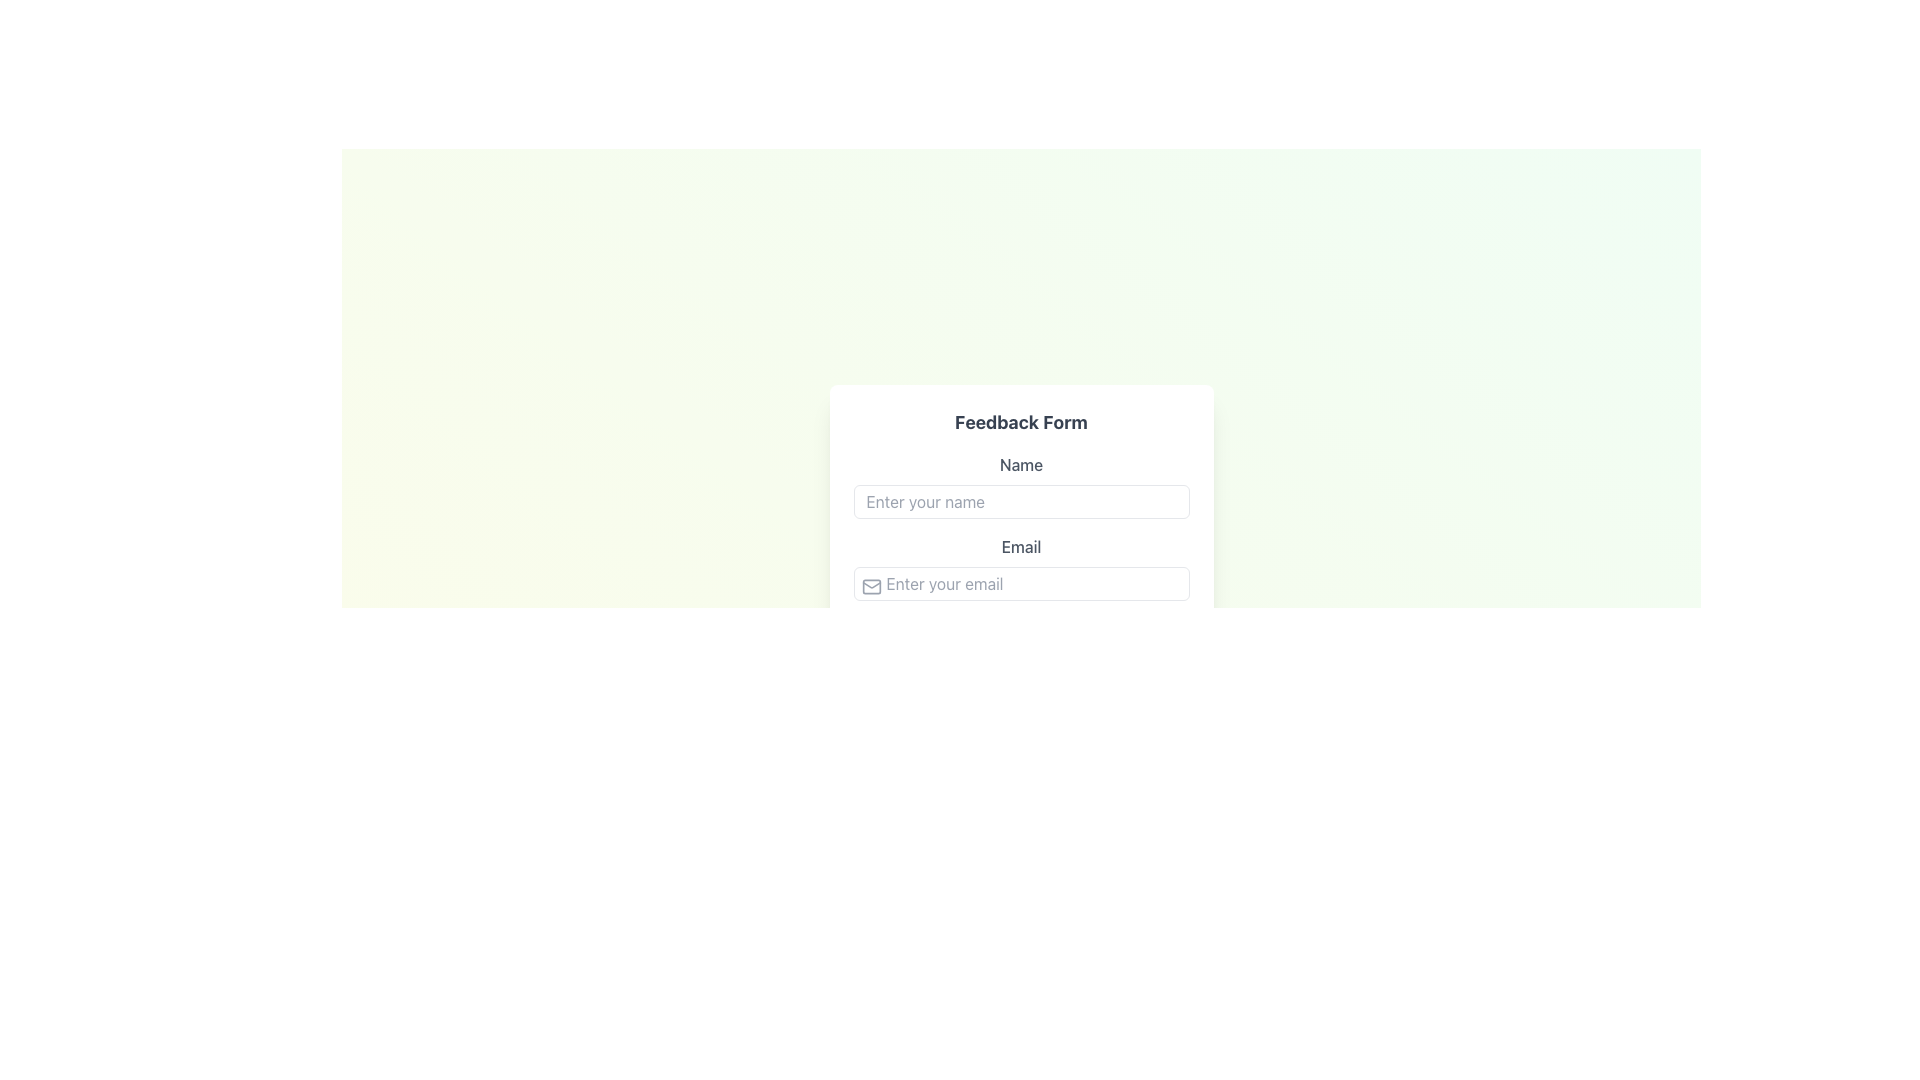  What do you see at coordinates (1021, 465) in the screenshot?
I see `the text label that displays the word 'Name', which is styled in gray and positioned above the input field for entering a name` at bounding box center [1021, 465].